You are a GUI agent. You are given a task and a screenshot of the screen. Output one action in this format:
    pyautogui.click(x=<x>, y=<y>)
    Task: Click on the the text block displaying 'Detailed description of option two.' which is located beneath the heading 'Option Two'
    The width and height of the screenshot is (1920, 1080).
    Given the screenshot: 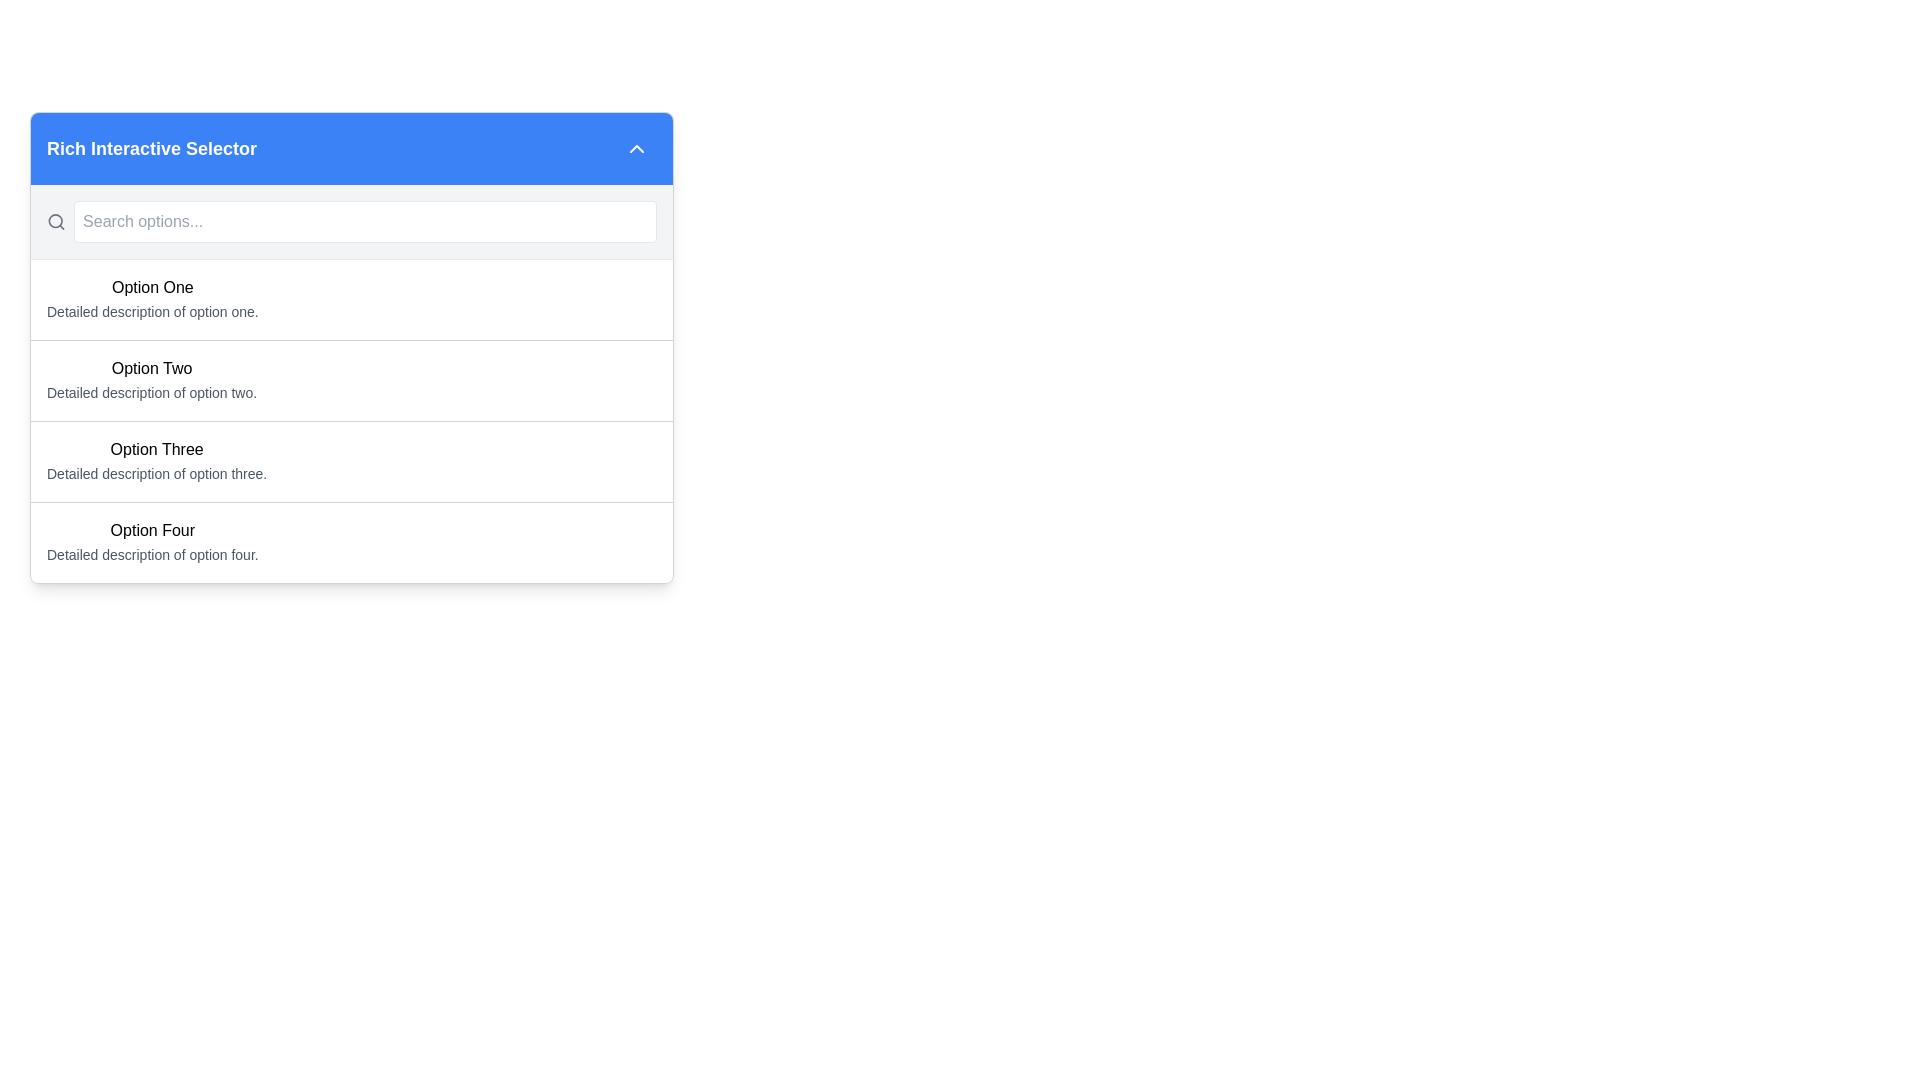 What is the action you would take?
    pyautogui.click(x=151, y=393)
    